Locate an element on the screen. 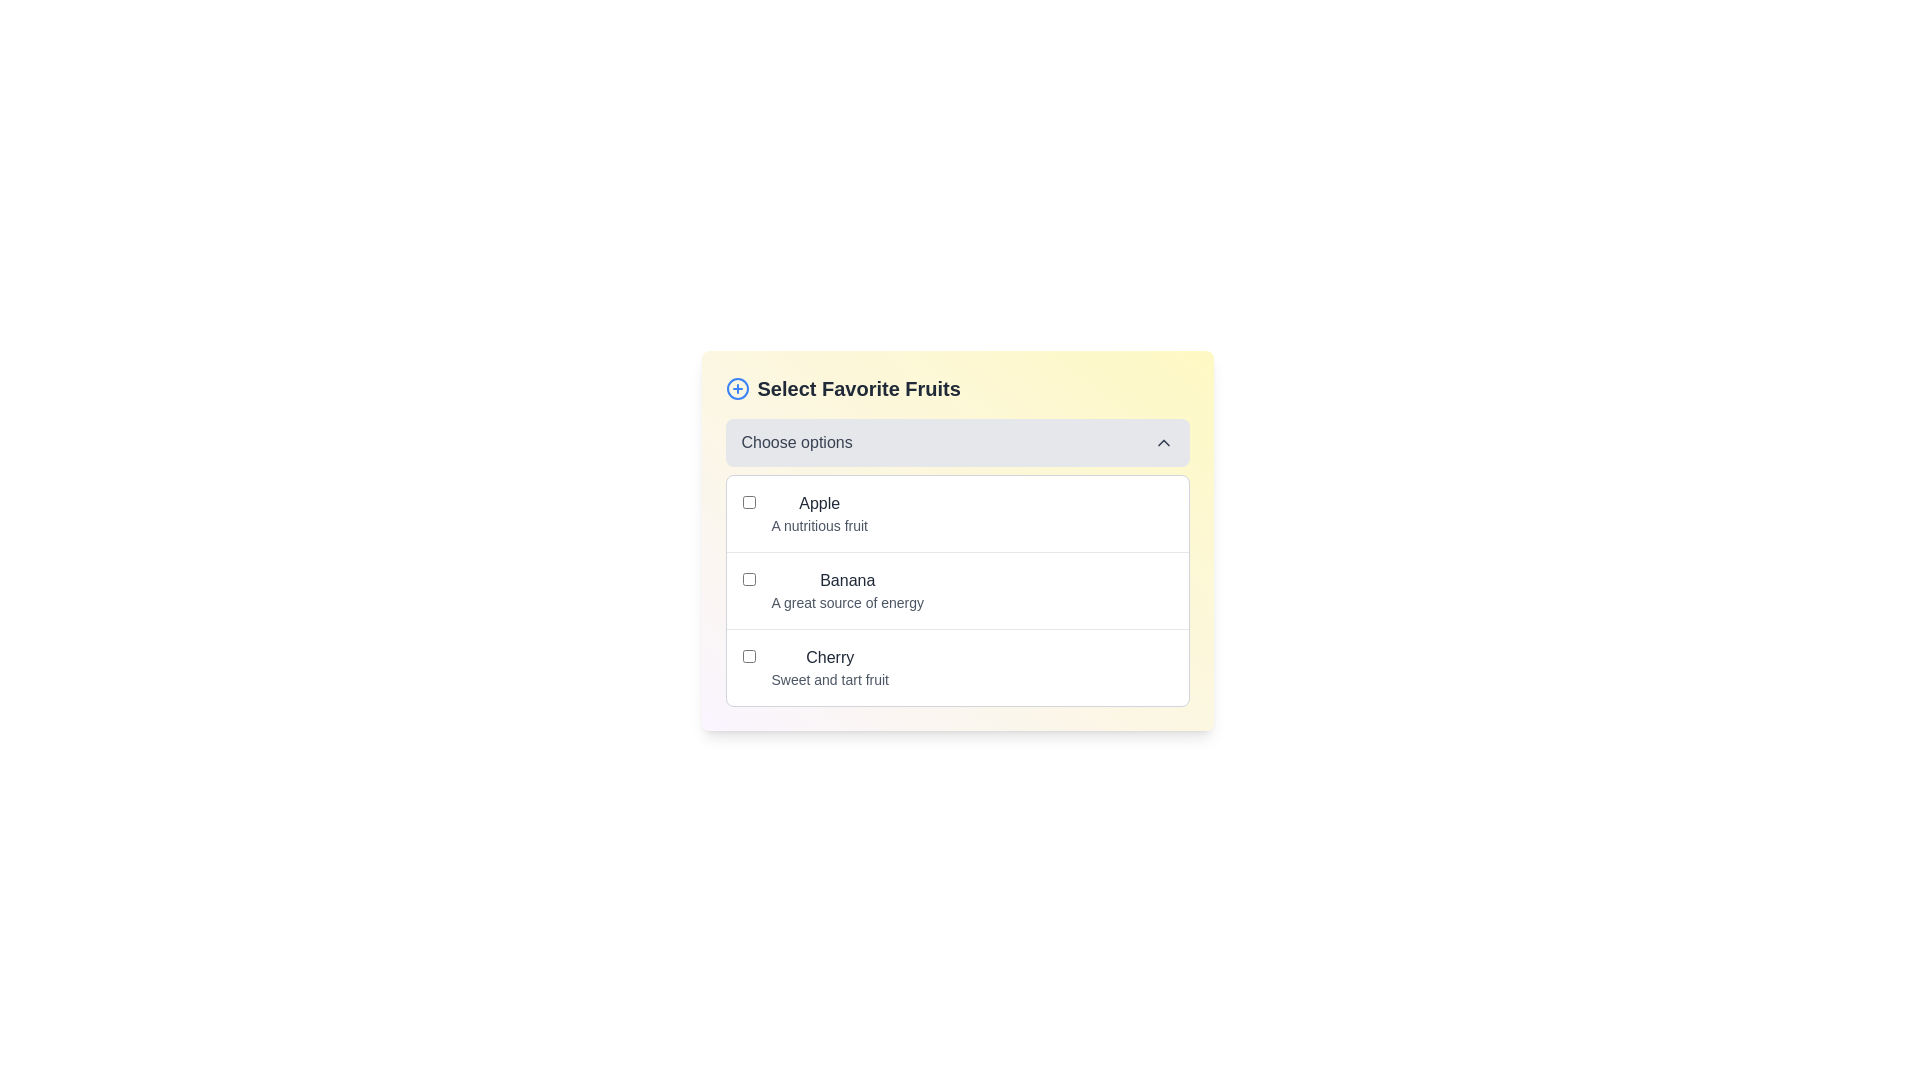  the small square checkbox is located at coordinates (747, 578).